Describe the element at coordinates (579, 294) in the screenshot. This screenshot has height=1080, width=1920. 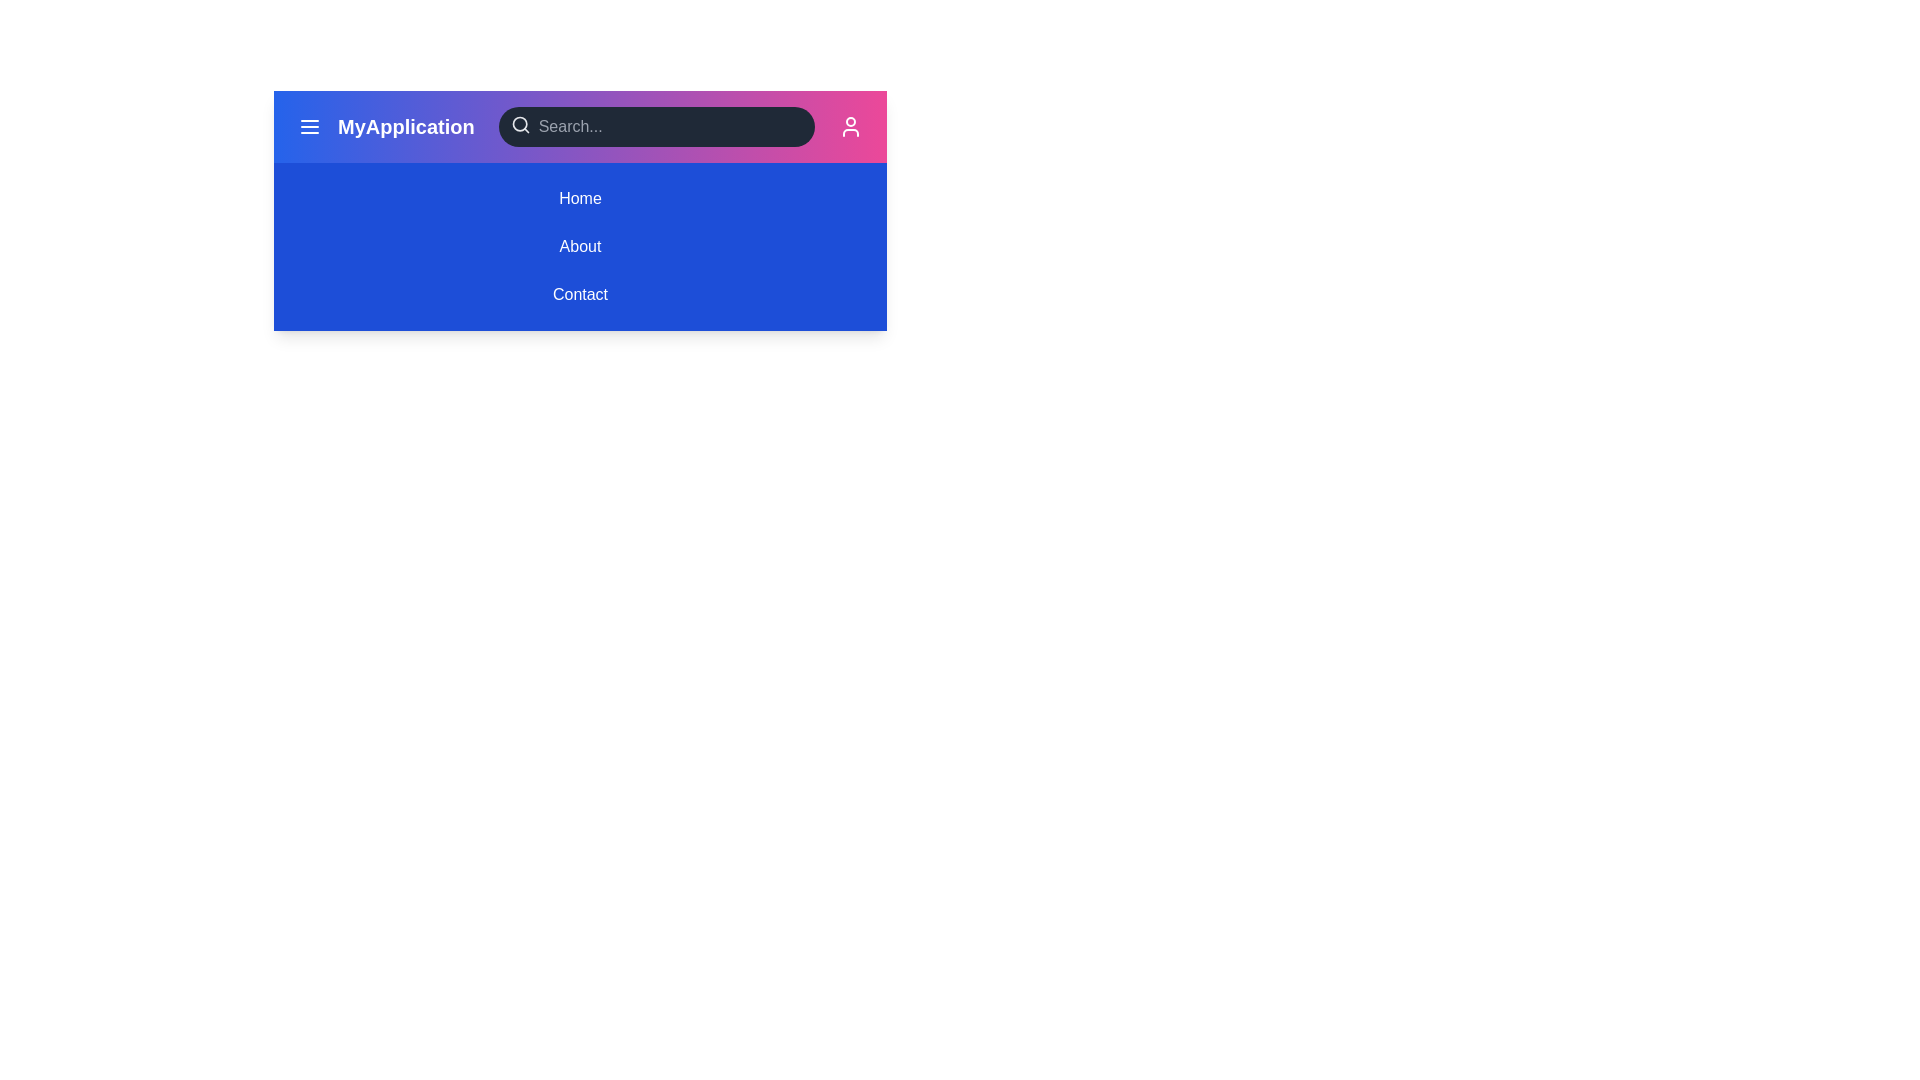
I see `the menu item Contact to navigate to the corresponding section` at that location.